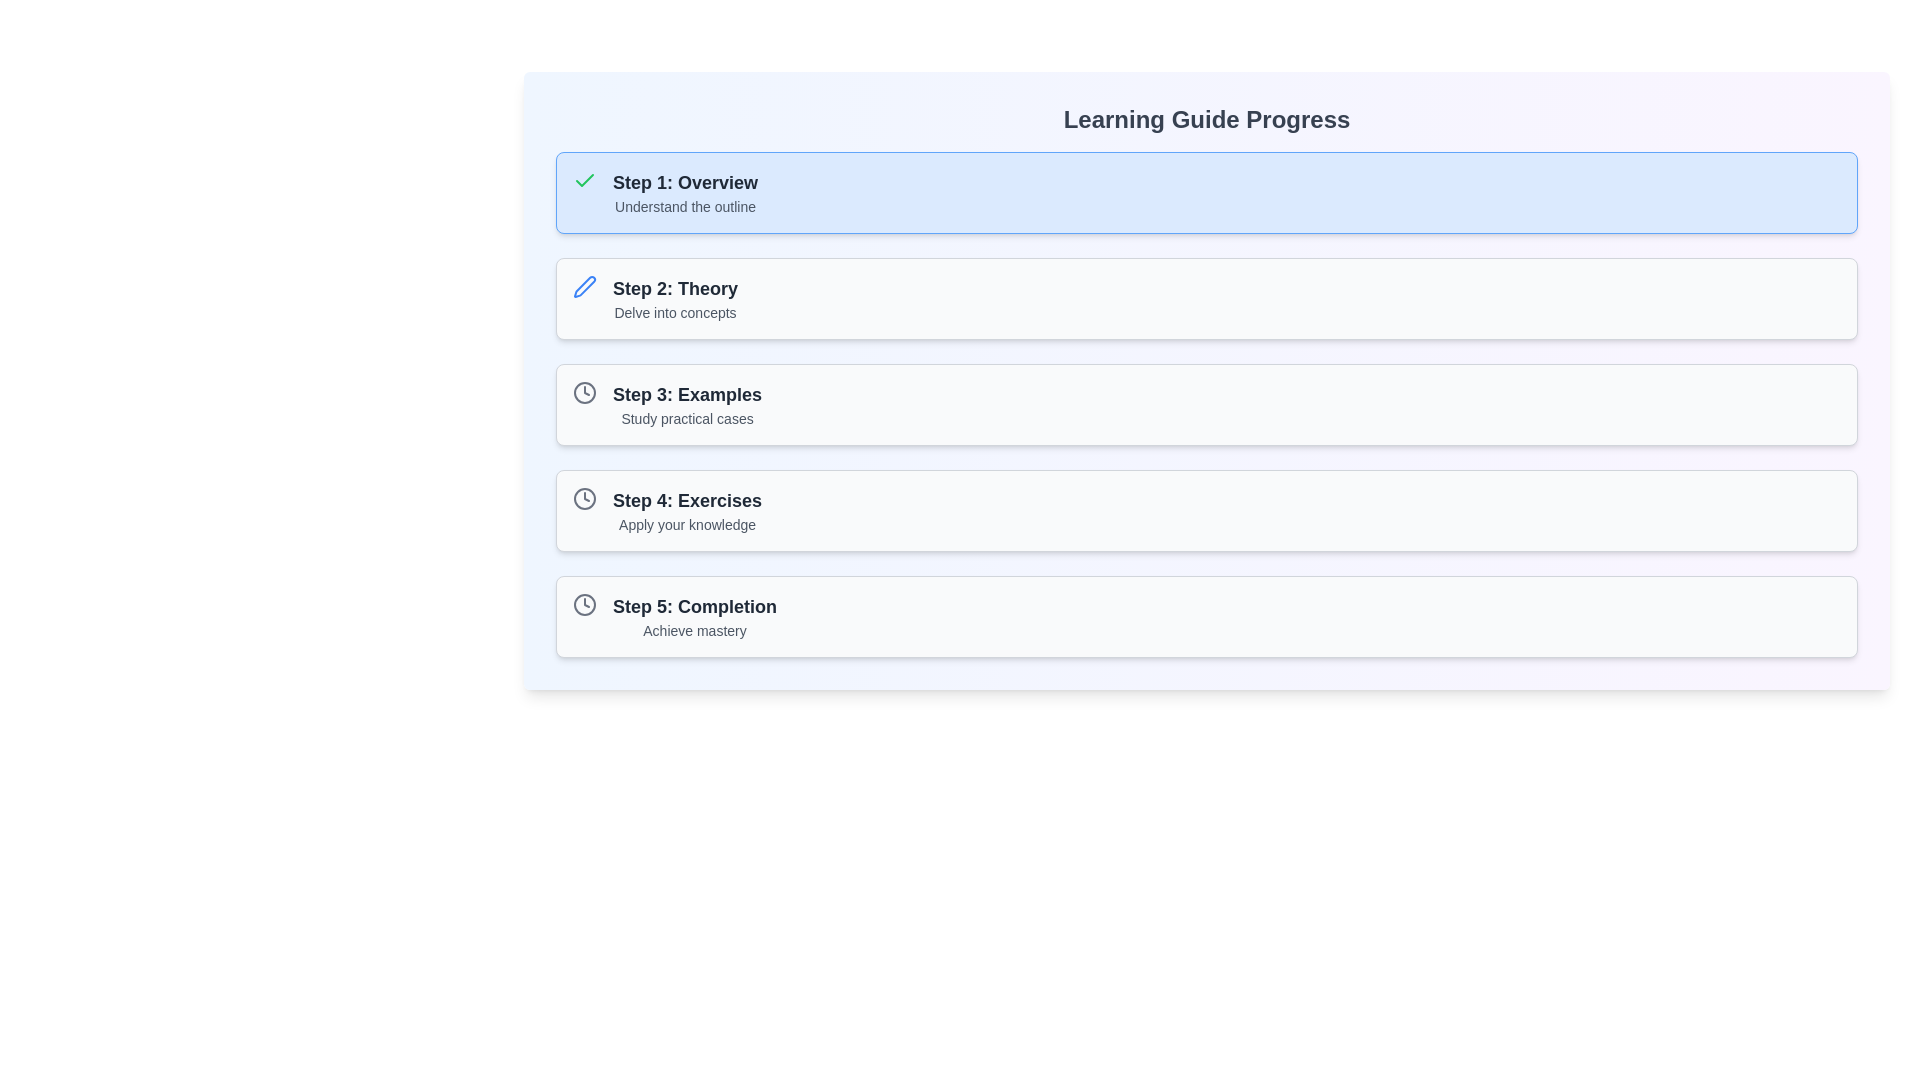  What do you see at coordinates (1205, 299) in the screenshot?
I see `the card-style UI component titled 'Step 2: Theory' which contains the description 'Delve into concepts'. This card is positioned between 'Step 1: Overview' and 'Step 3: Examples' in the Learning Guide Progress section` at bounding box center [1205, 299].